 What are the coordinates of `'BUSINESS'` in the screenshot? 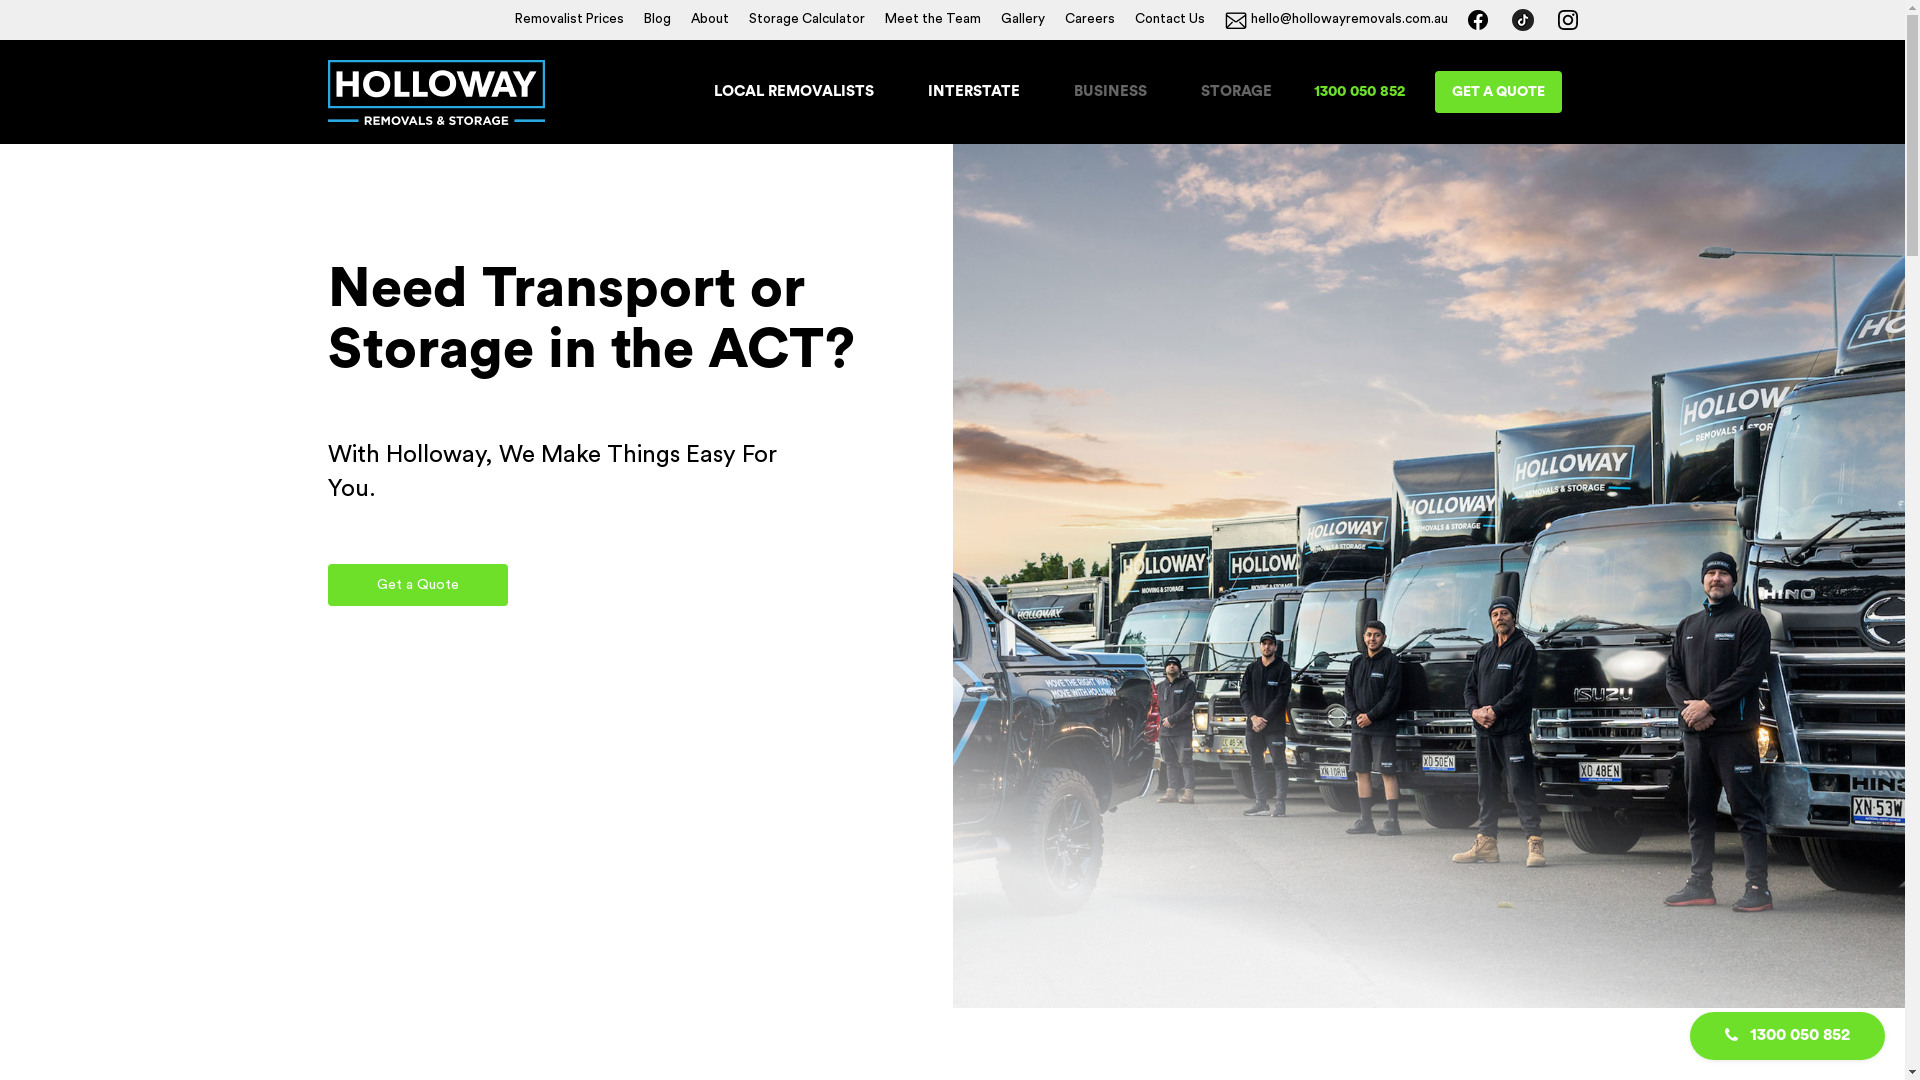 It's located at (1073, 91).